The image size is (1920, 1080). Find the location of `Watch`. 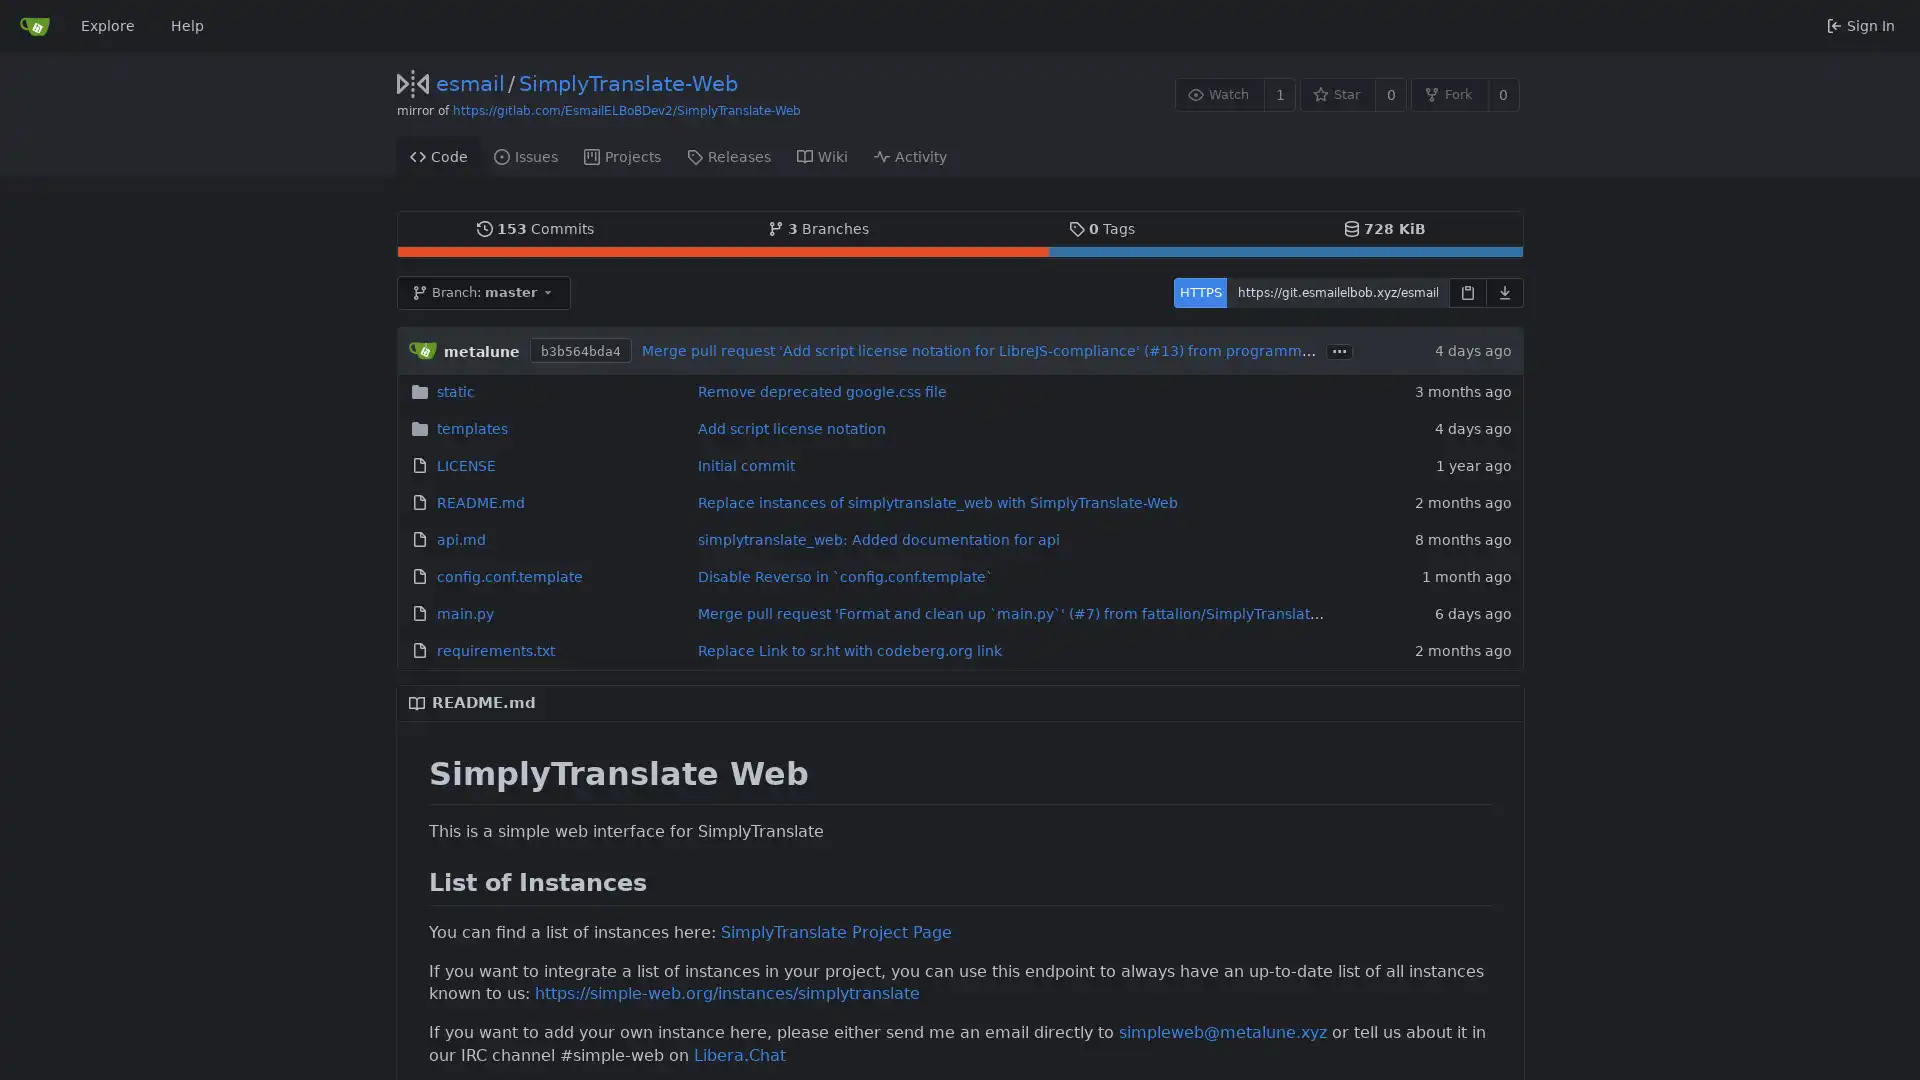

Watch is located at coordinates (1218, 94).